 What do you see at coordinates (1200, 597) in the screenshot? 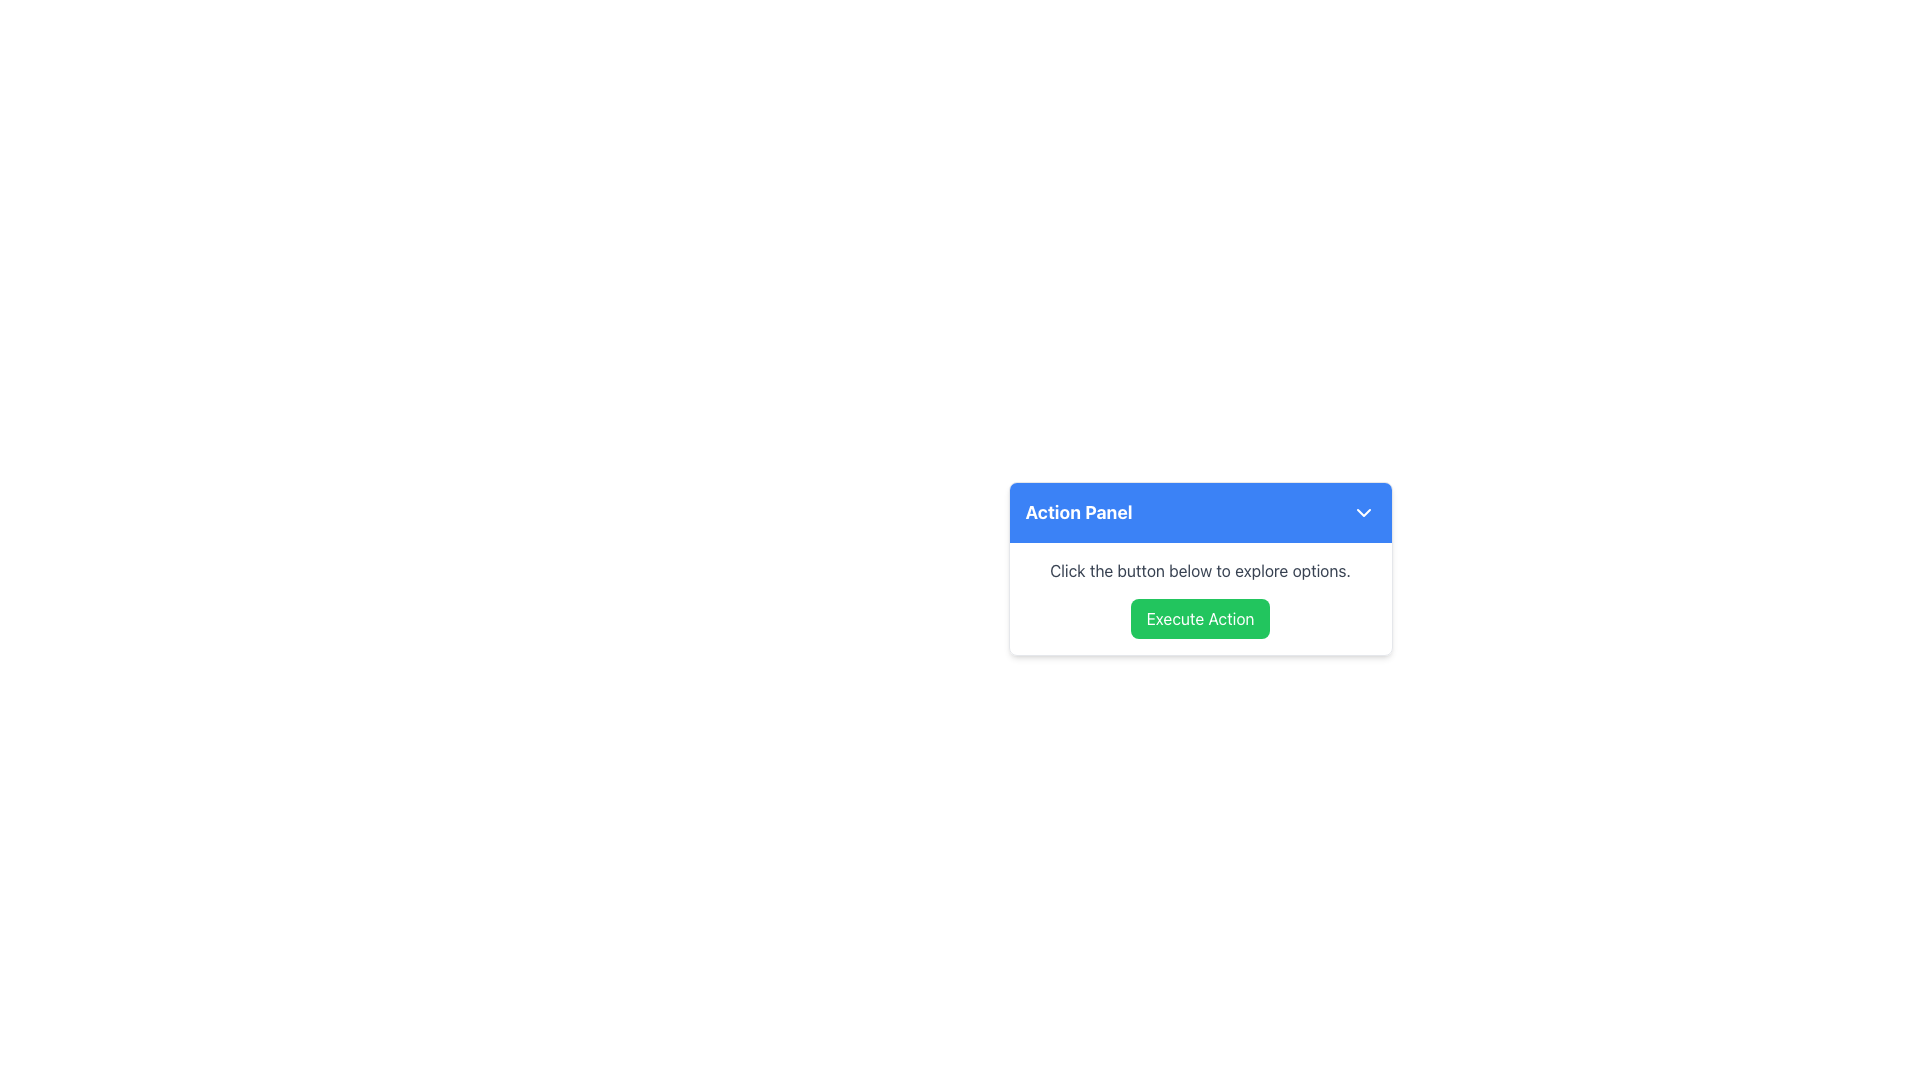
I see `the button labeled 'Execute Action' located below the instructional text in the 'Action Panel'` at bounding box center [1200, 597].